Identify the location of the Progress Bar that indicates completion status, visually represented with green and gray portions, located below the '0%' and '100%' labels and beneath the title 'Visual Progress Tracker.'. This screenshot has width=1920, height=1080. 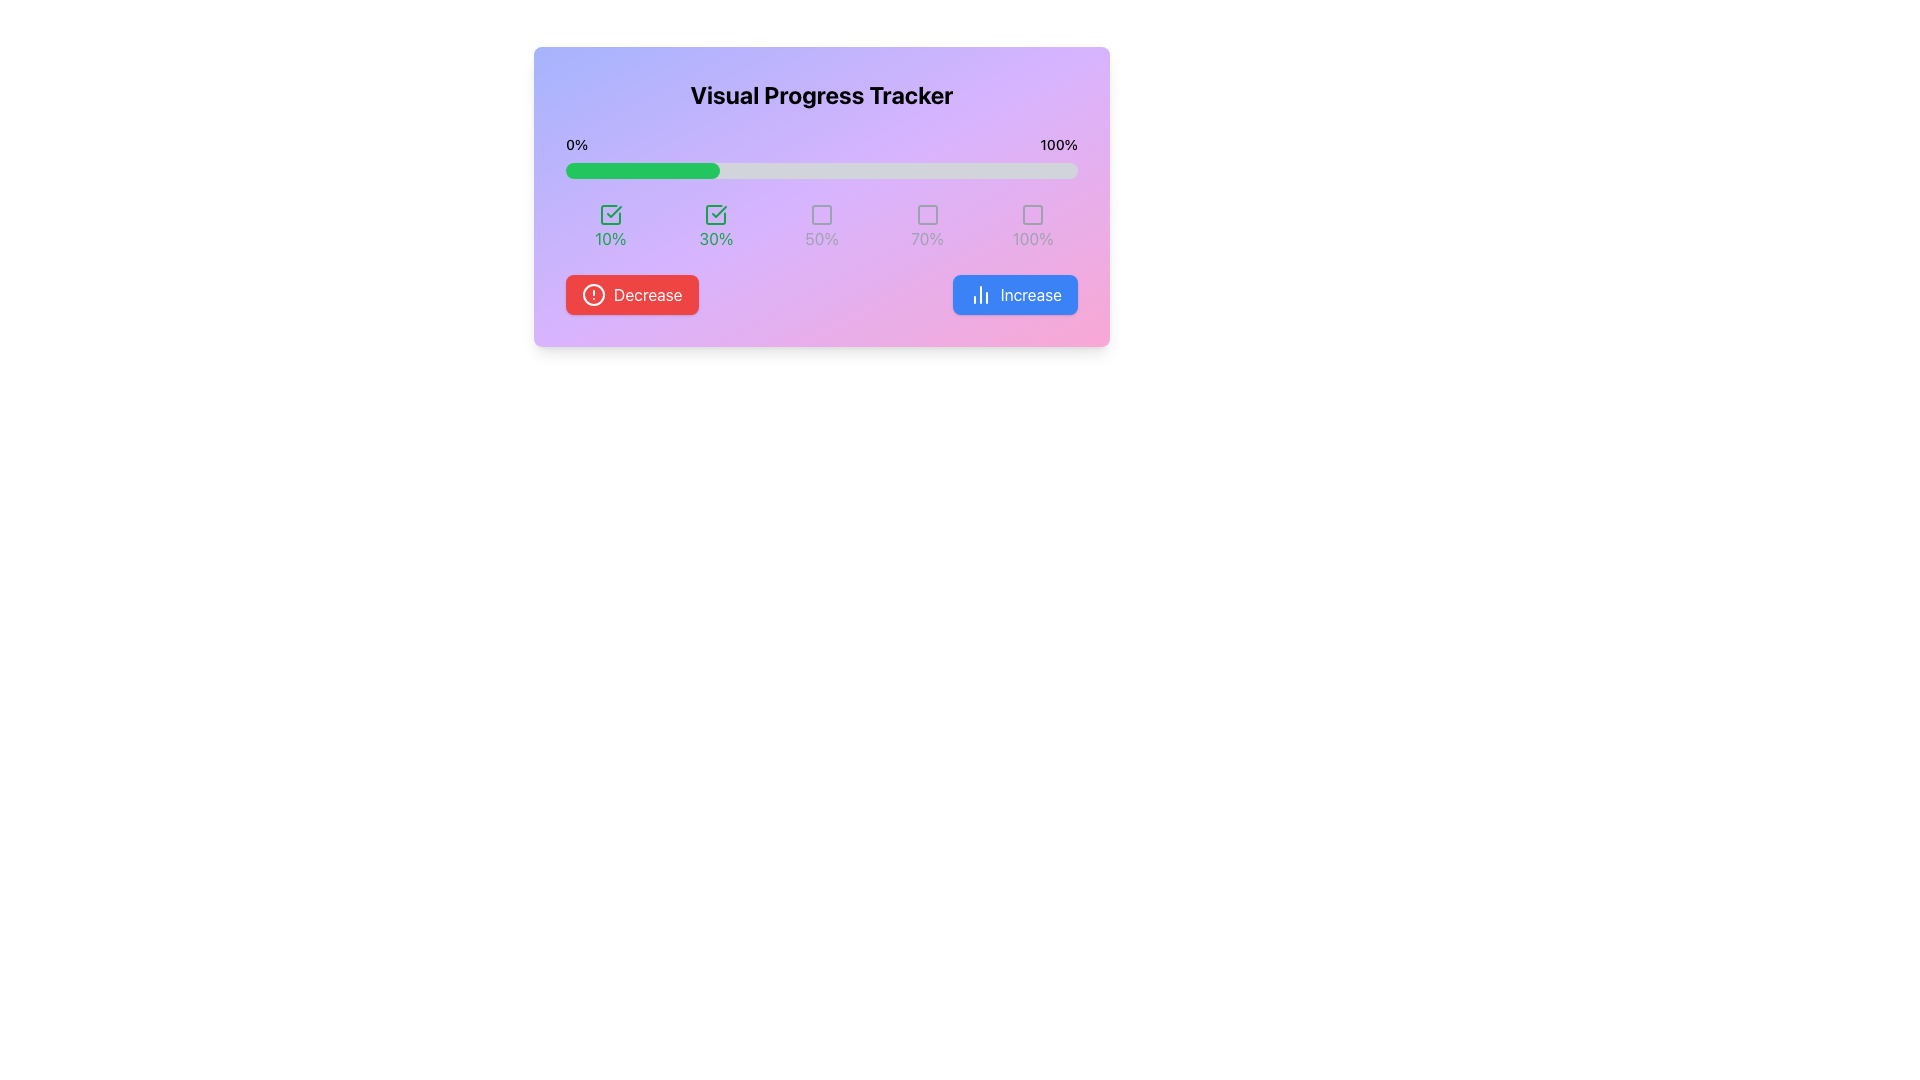
(821, 169).